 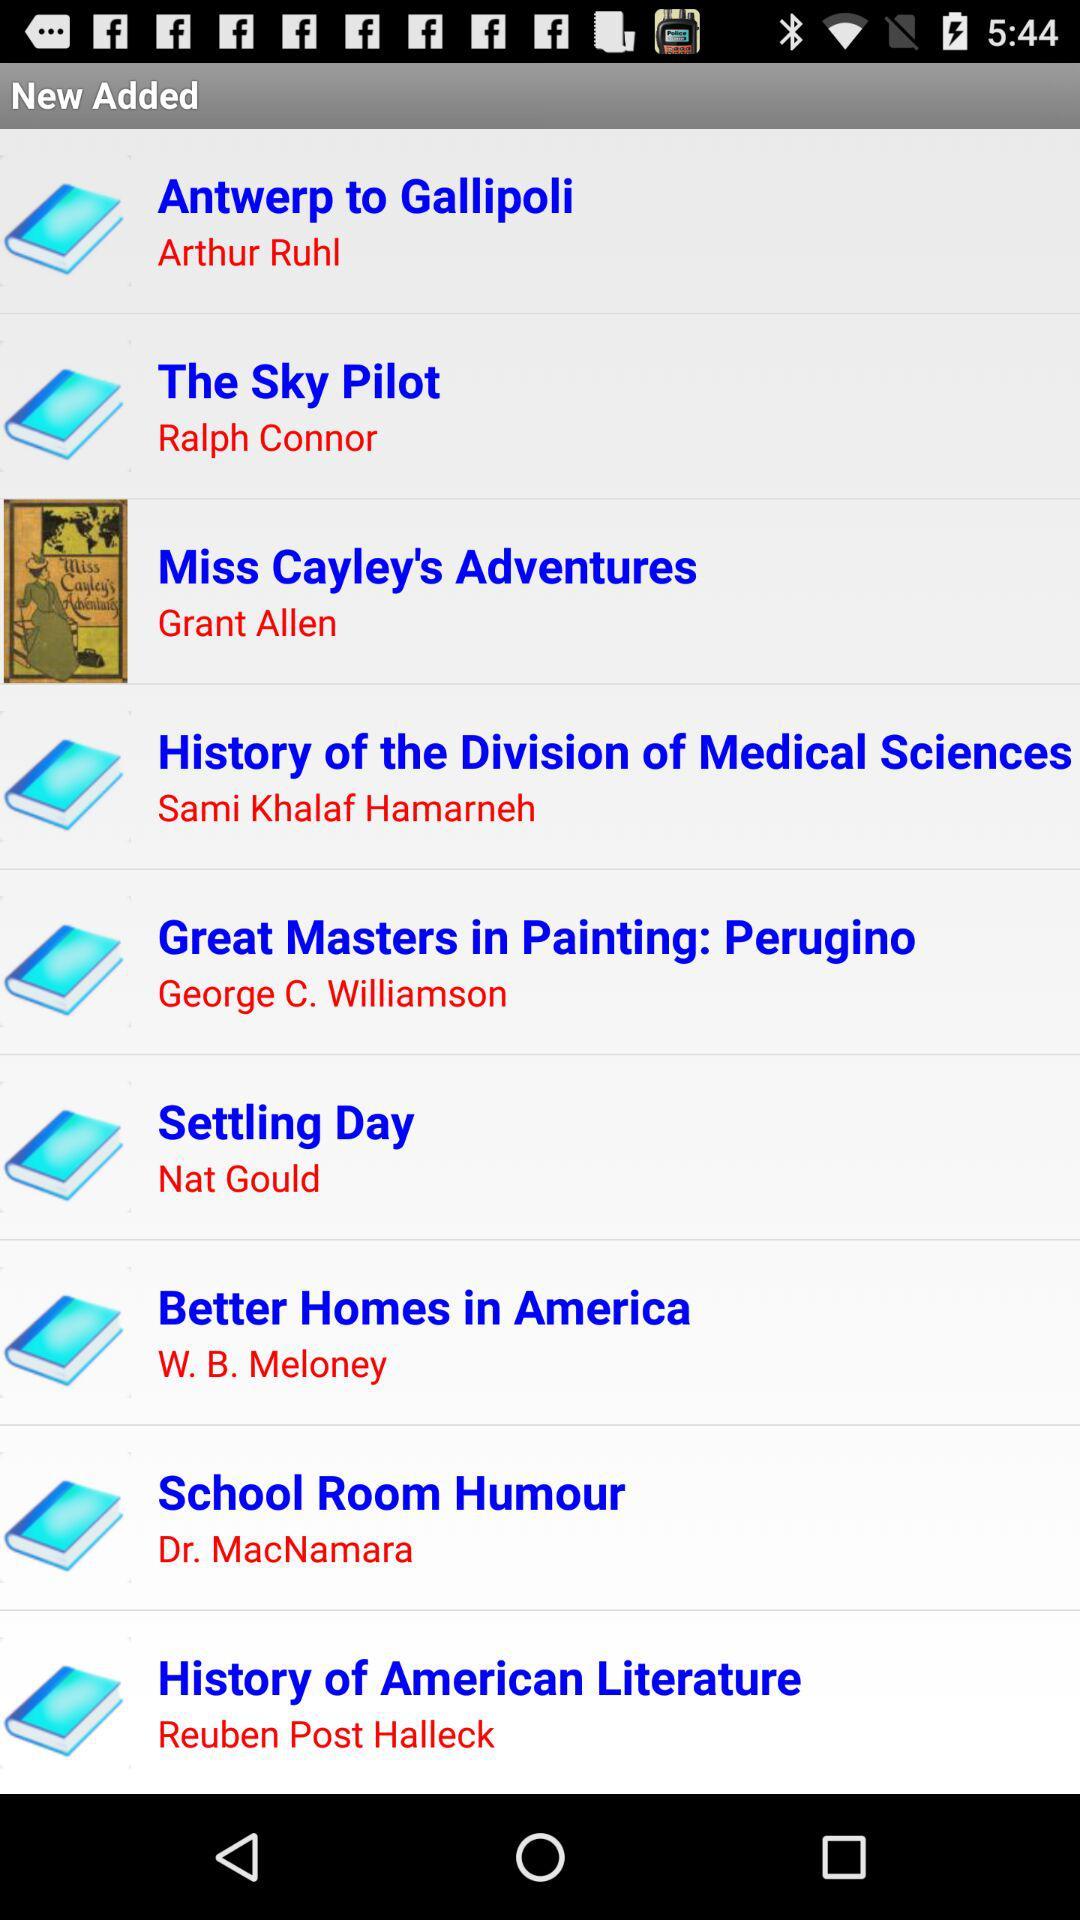 I want to click on the george c. williamson app, so click(x=331, y=993).